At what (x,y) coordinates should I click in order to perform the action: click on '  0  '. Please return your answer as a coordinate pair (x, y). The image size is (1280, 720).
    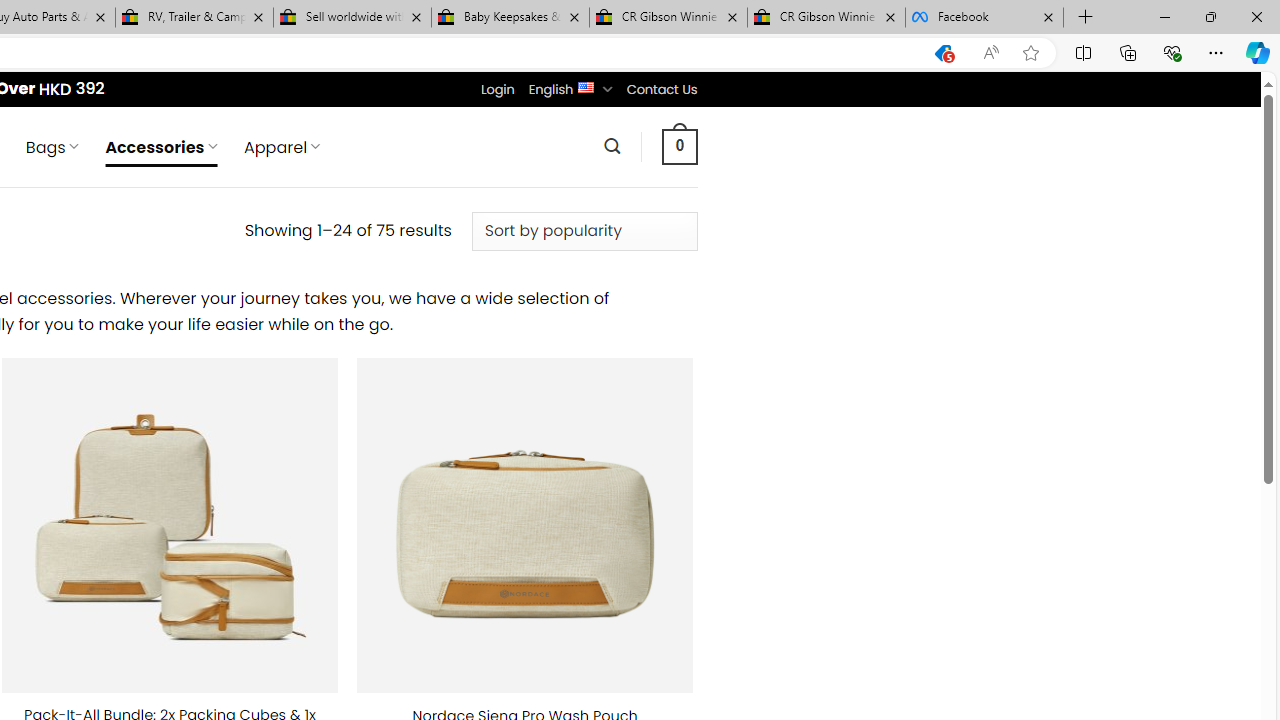
    Looking at the image, I should click on (679, 145).